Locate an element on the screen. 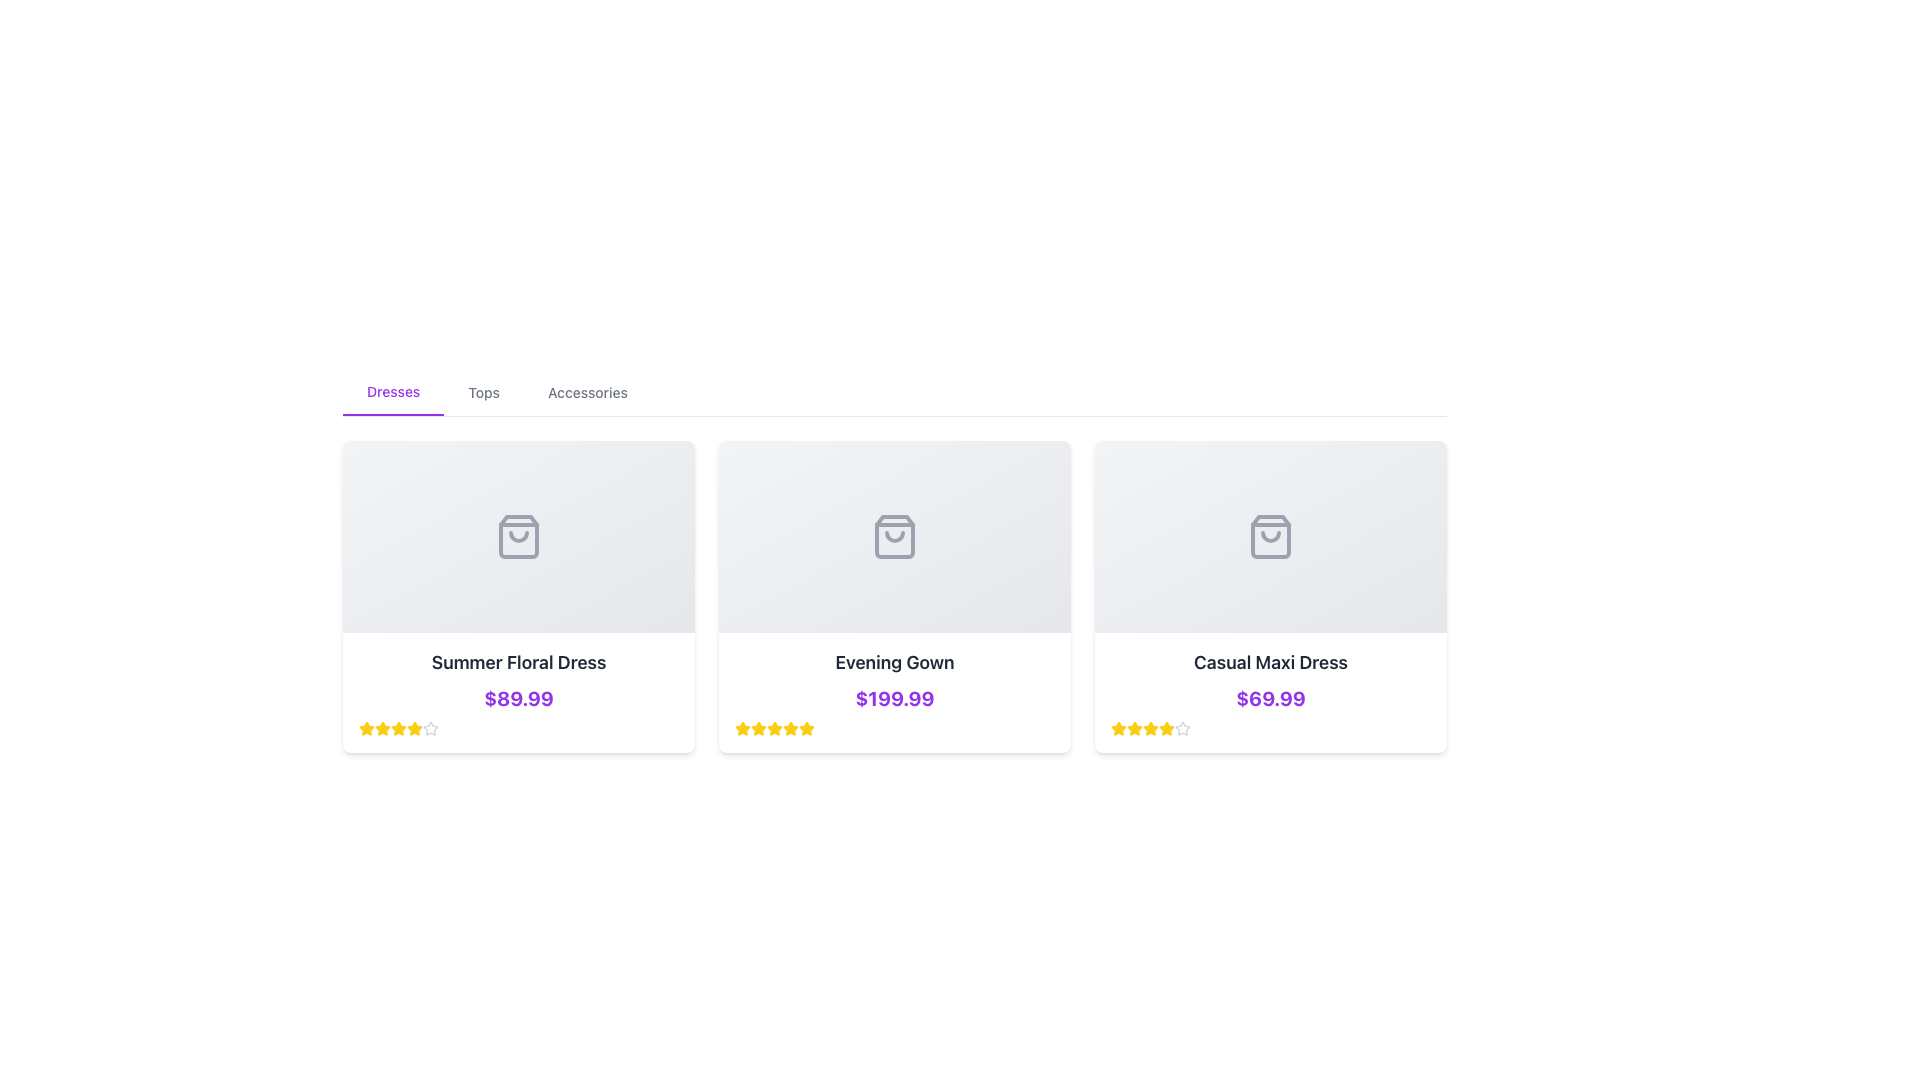 This screenshot has height=1080, width=1920. the fourth star icon representing the rating for the 'Evening Gown' product, located under the displayed price in the middle product card is located at coordinates (790, 728).